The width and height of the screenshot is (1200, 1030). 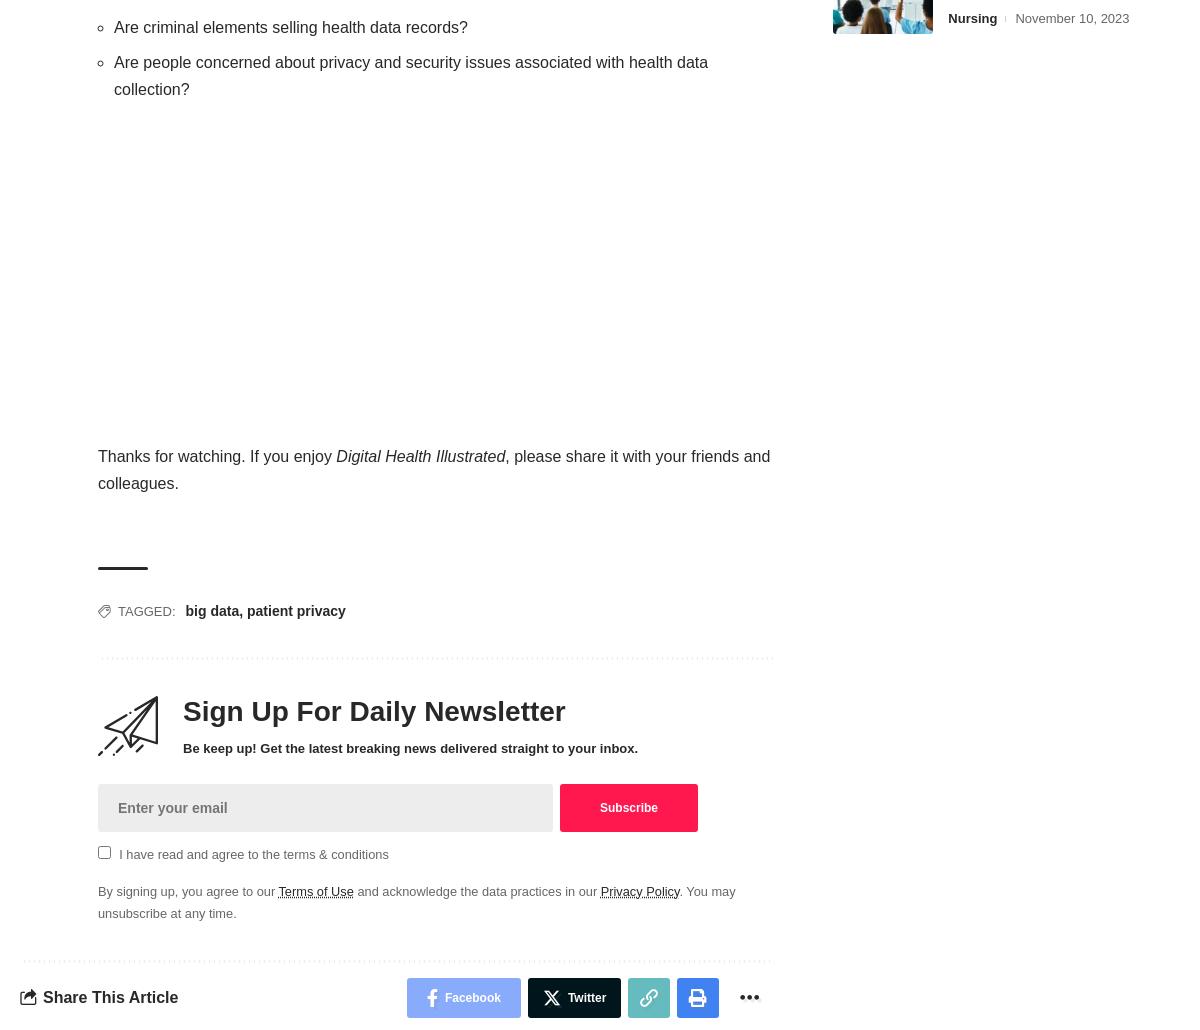 I want to click on 'Thanks for watching. If you enjoy', so click(x=215, y=454).